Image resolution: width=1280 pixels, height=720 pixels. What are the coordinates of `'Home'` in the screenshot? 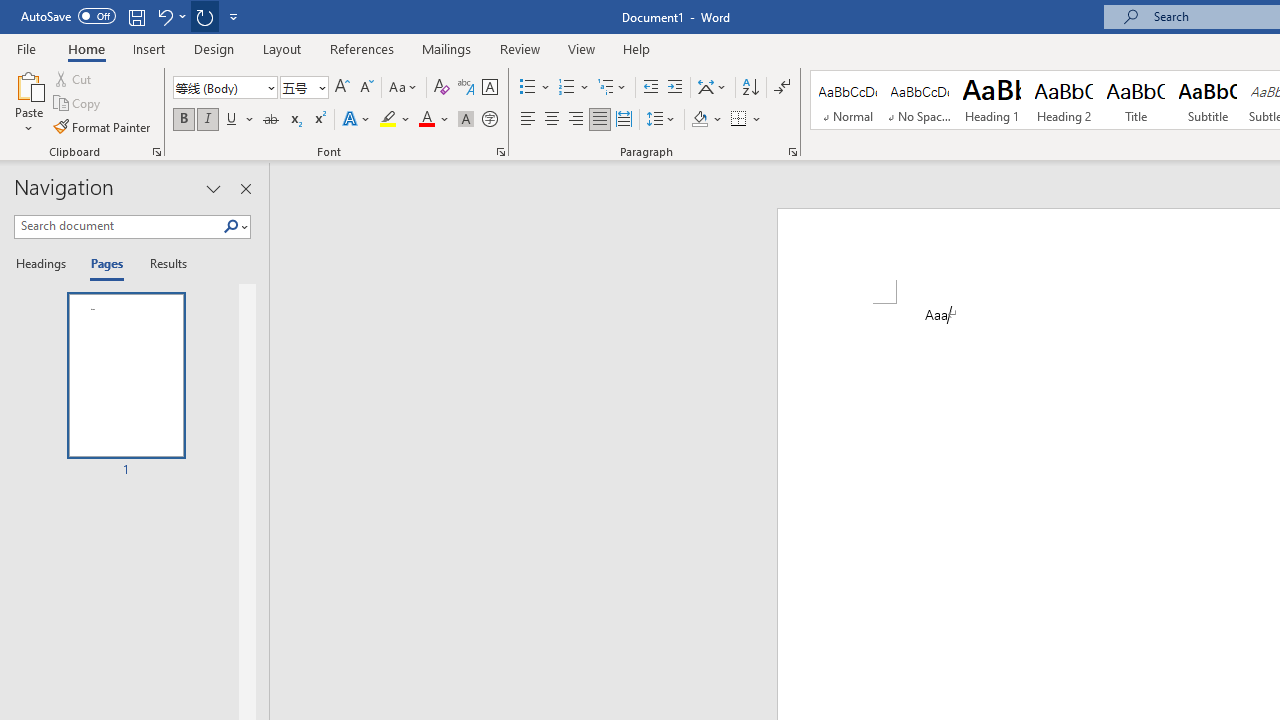 It's located at (85, 48).